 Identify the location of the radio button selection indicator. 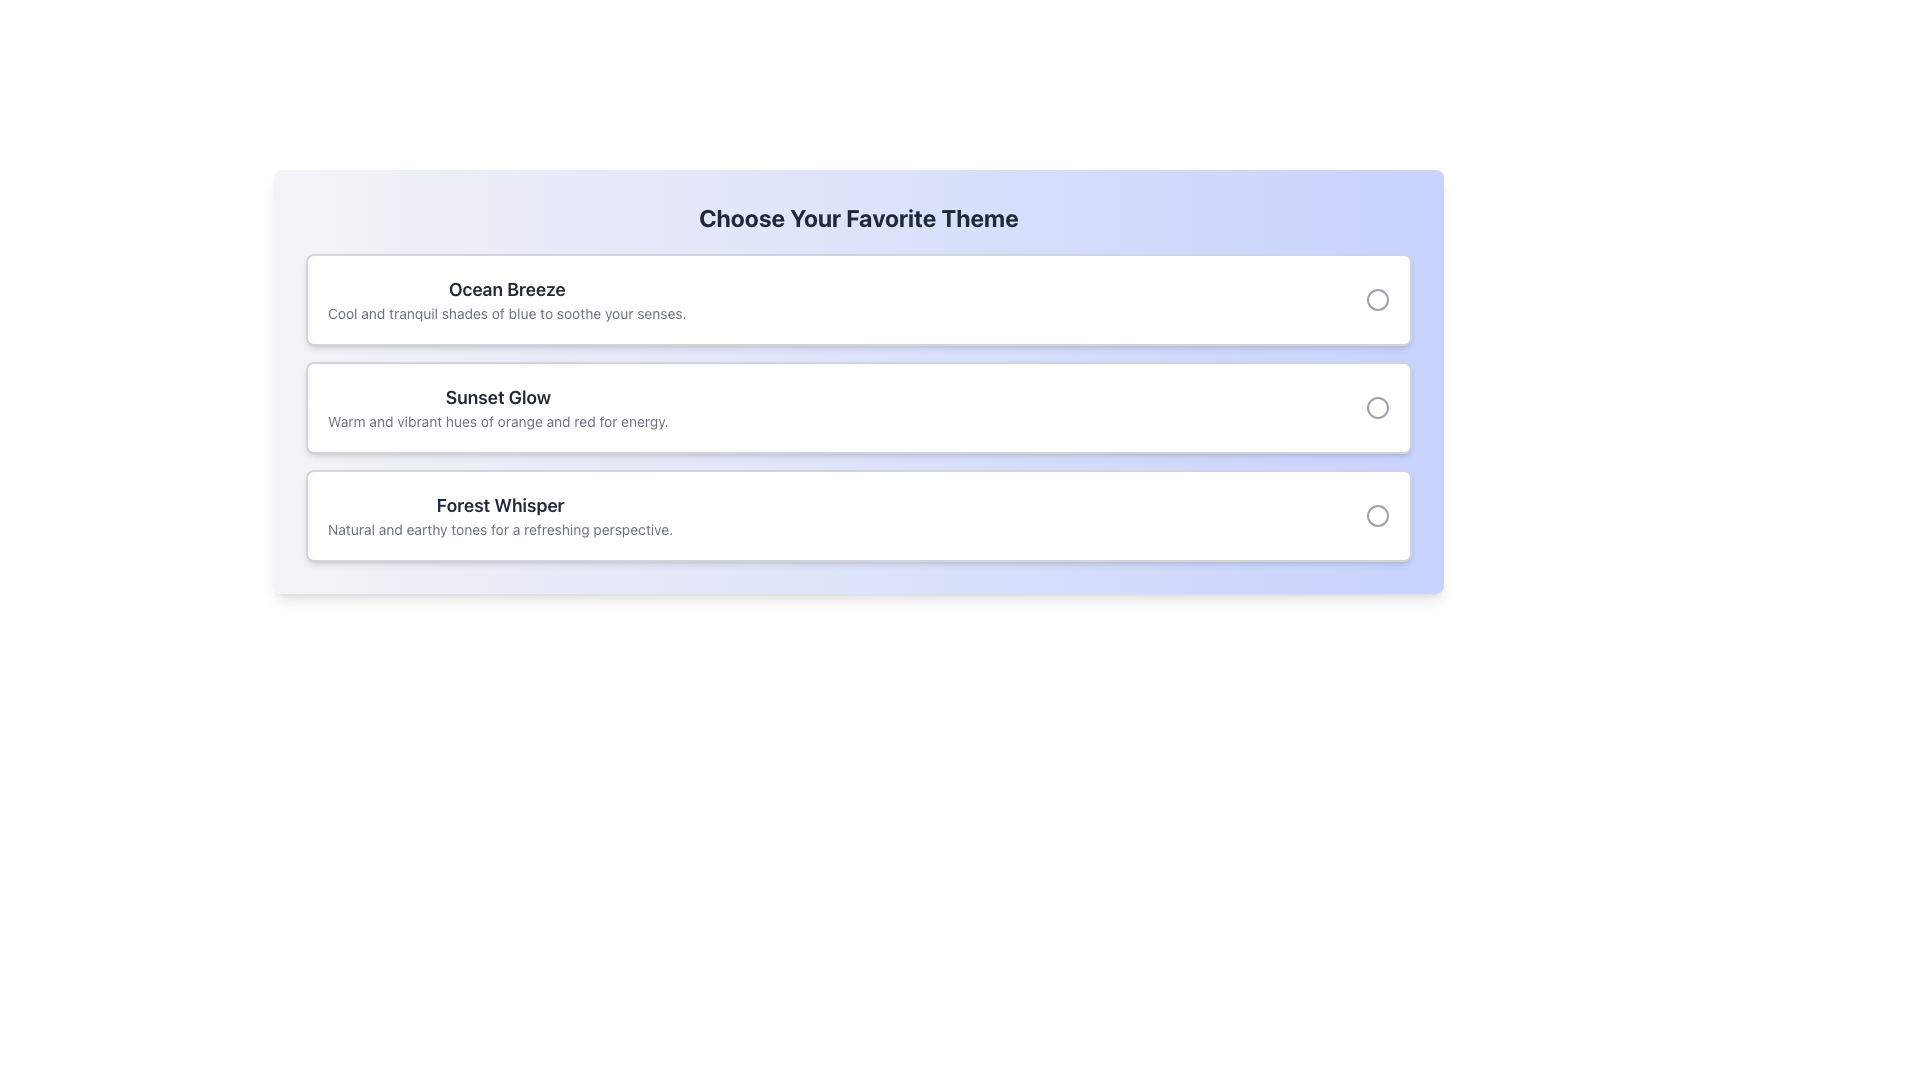
(1376, 407).